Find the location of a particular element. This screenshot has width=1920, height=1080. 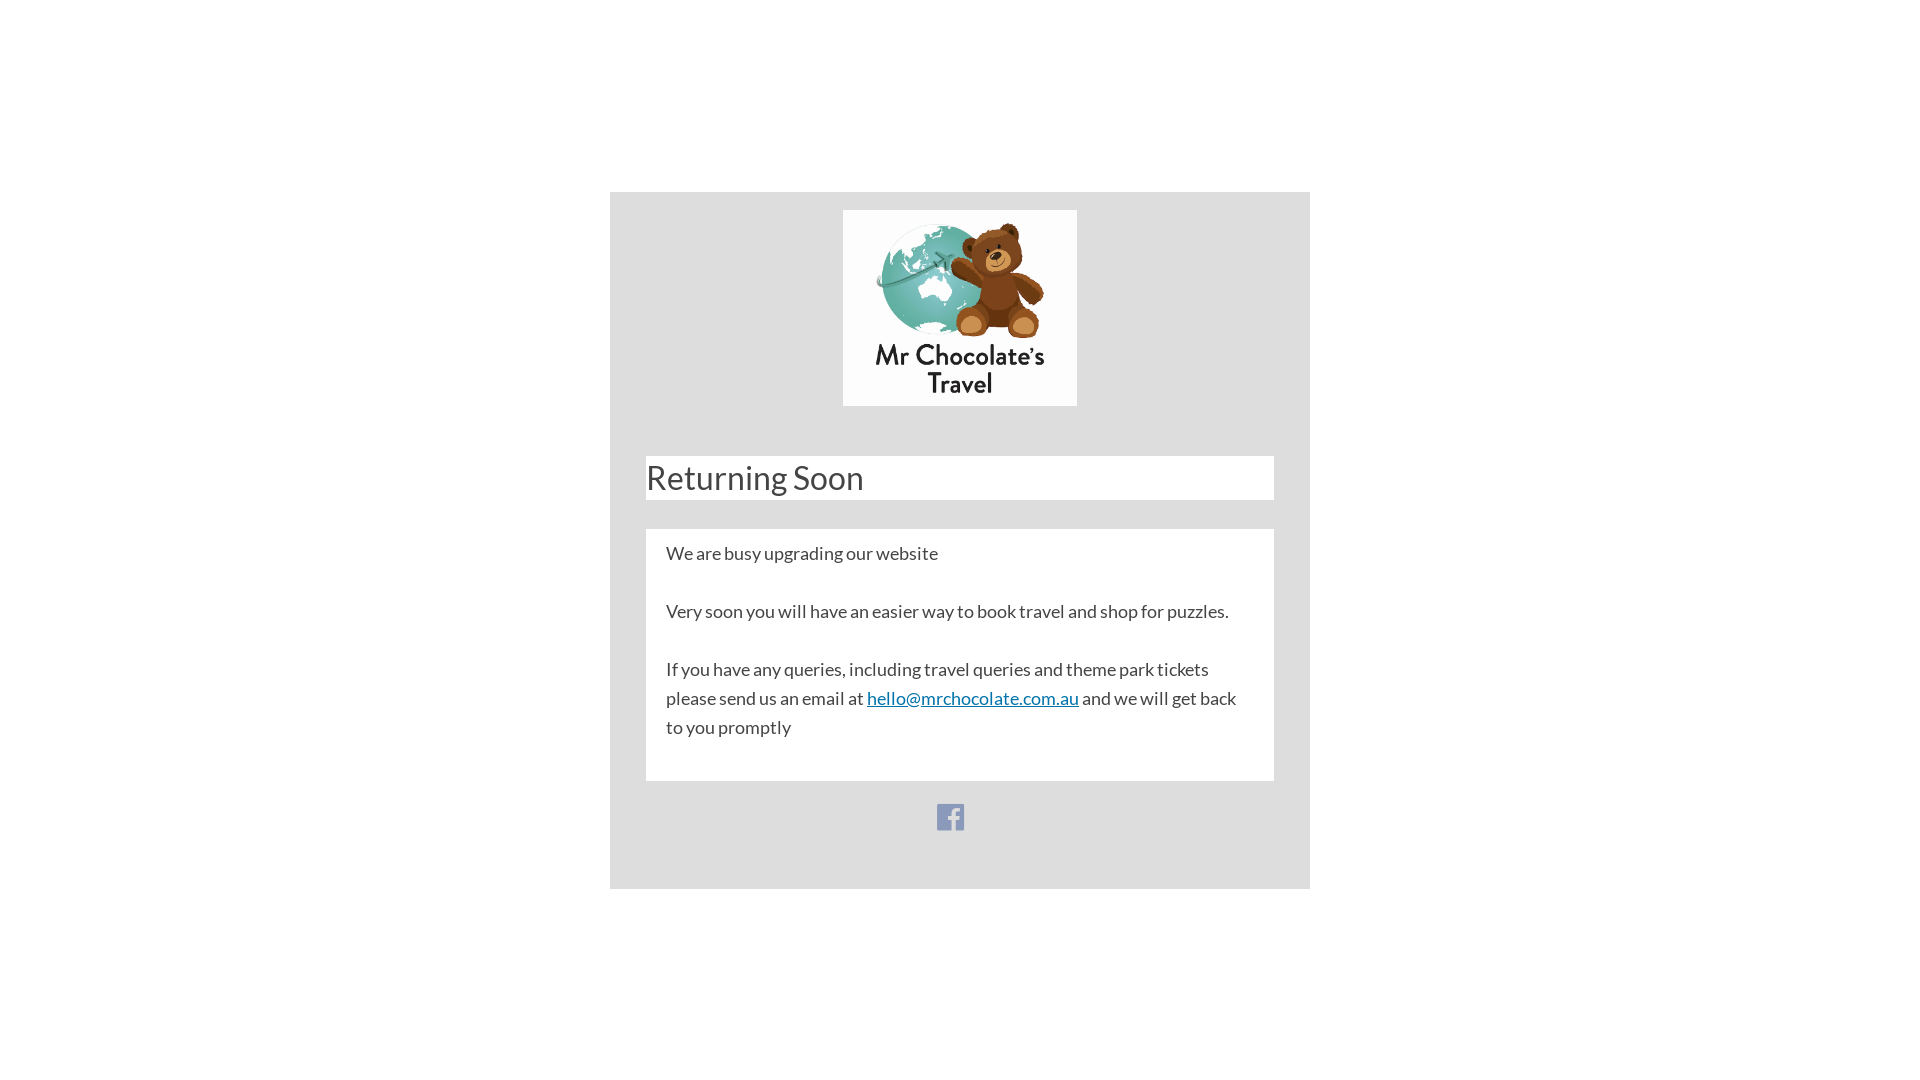

'hello@mrchocolate.com.au' is located at coordinates (973, 696).